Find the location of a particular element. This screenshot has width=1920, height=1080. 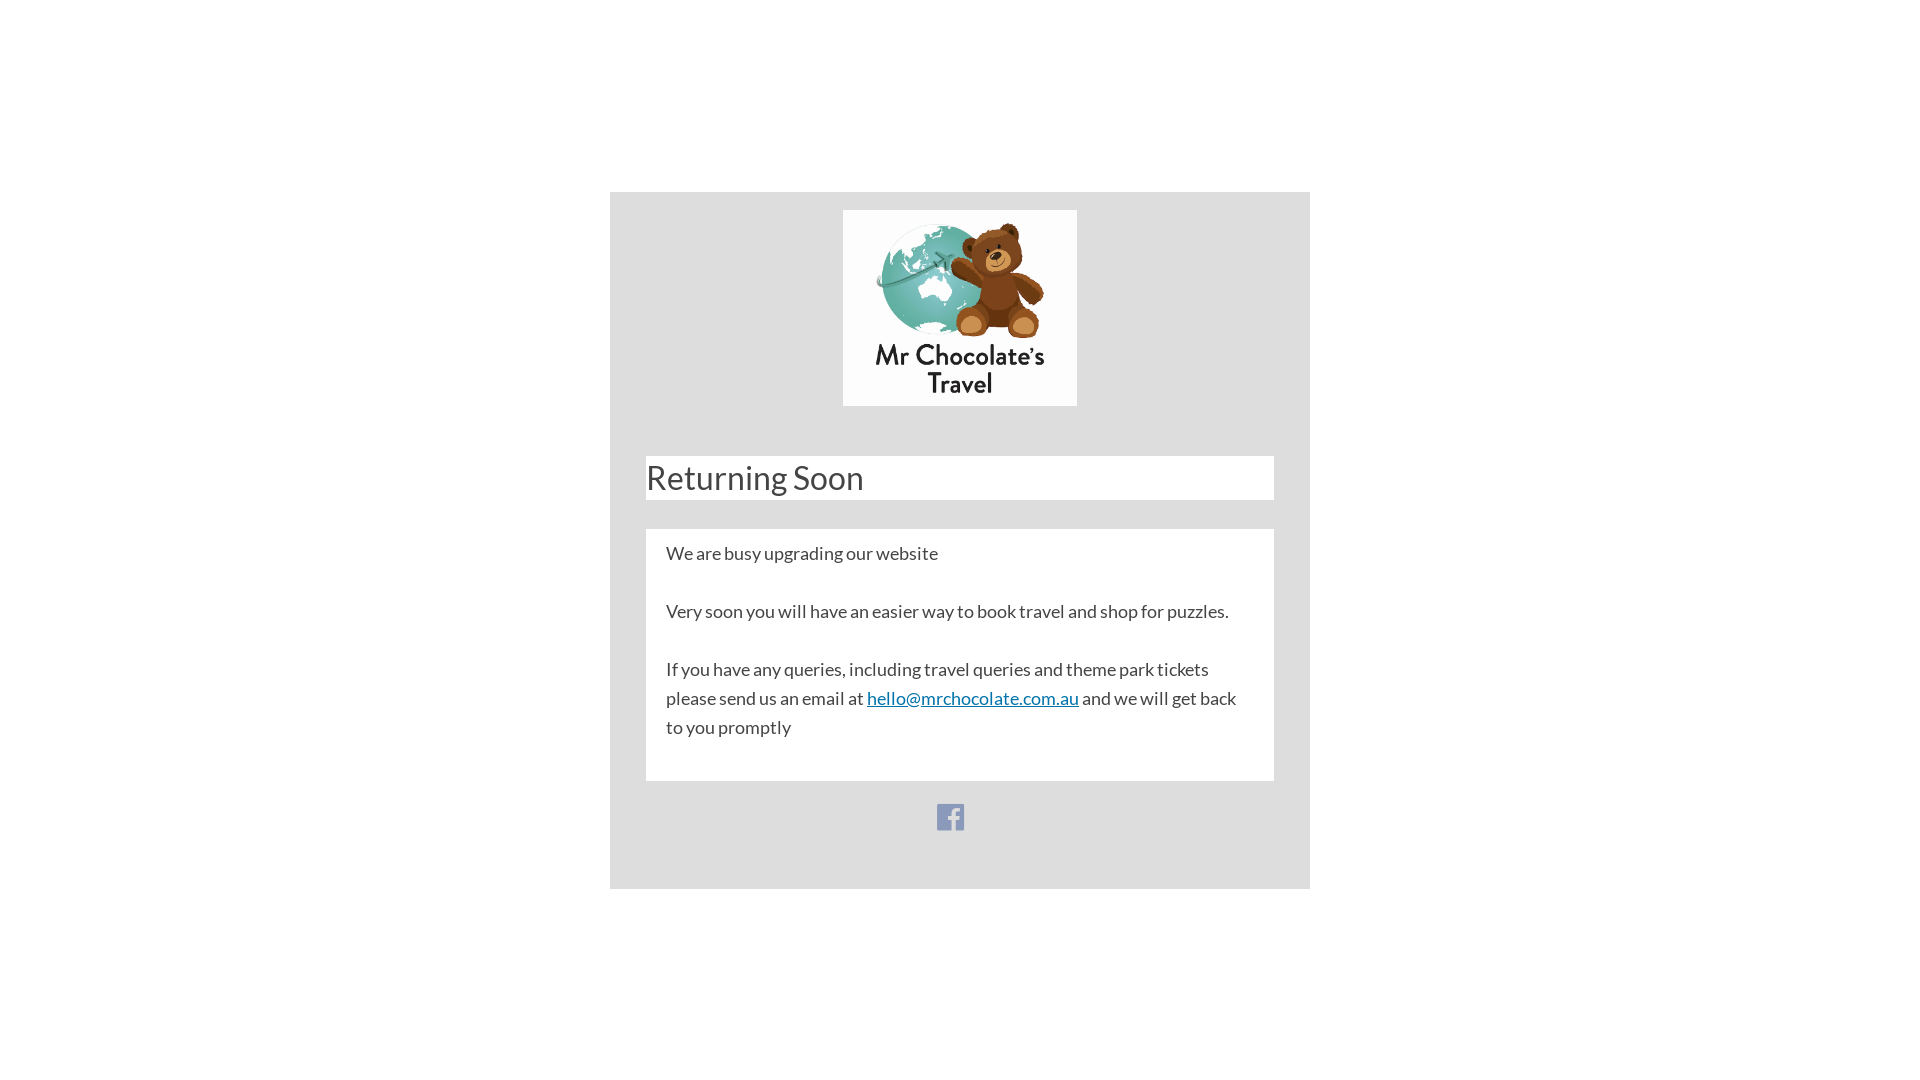

'hello@mrchocolate.com.au' is located at coordinates (973, 696).